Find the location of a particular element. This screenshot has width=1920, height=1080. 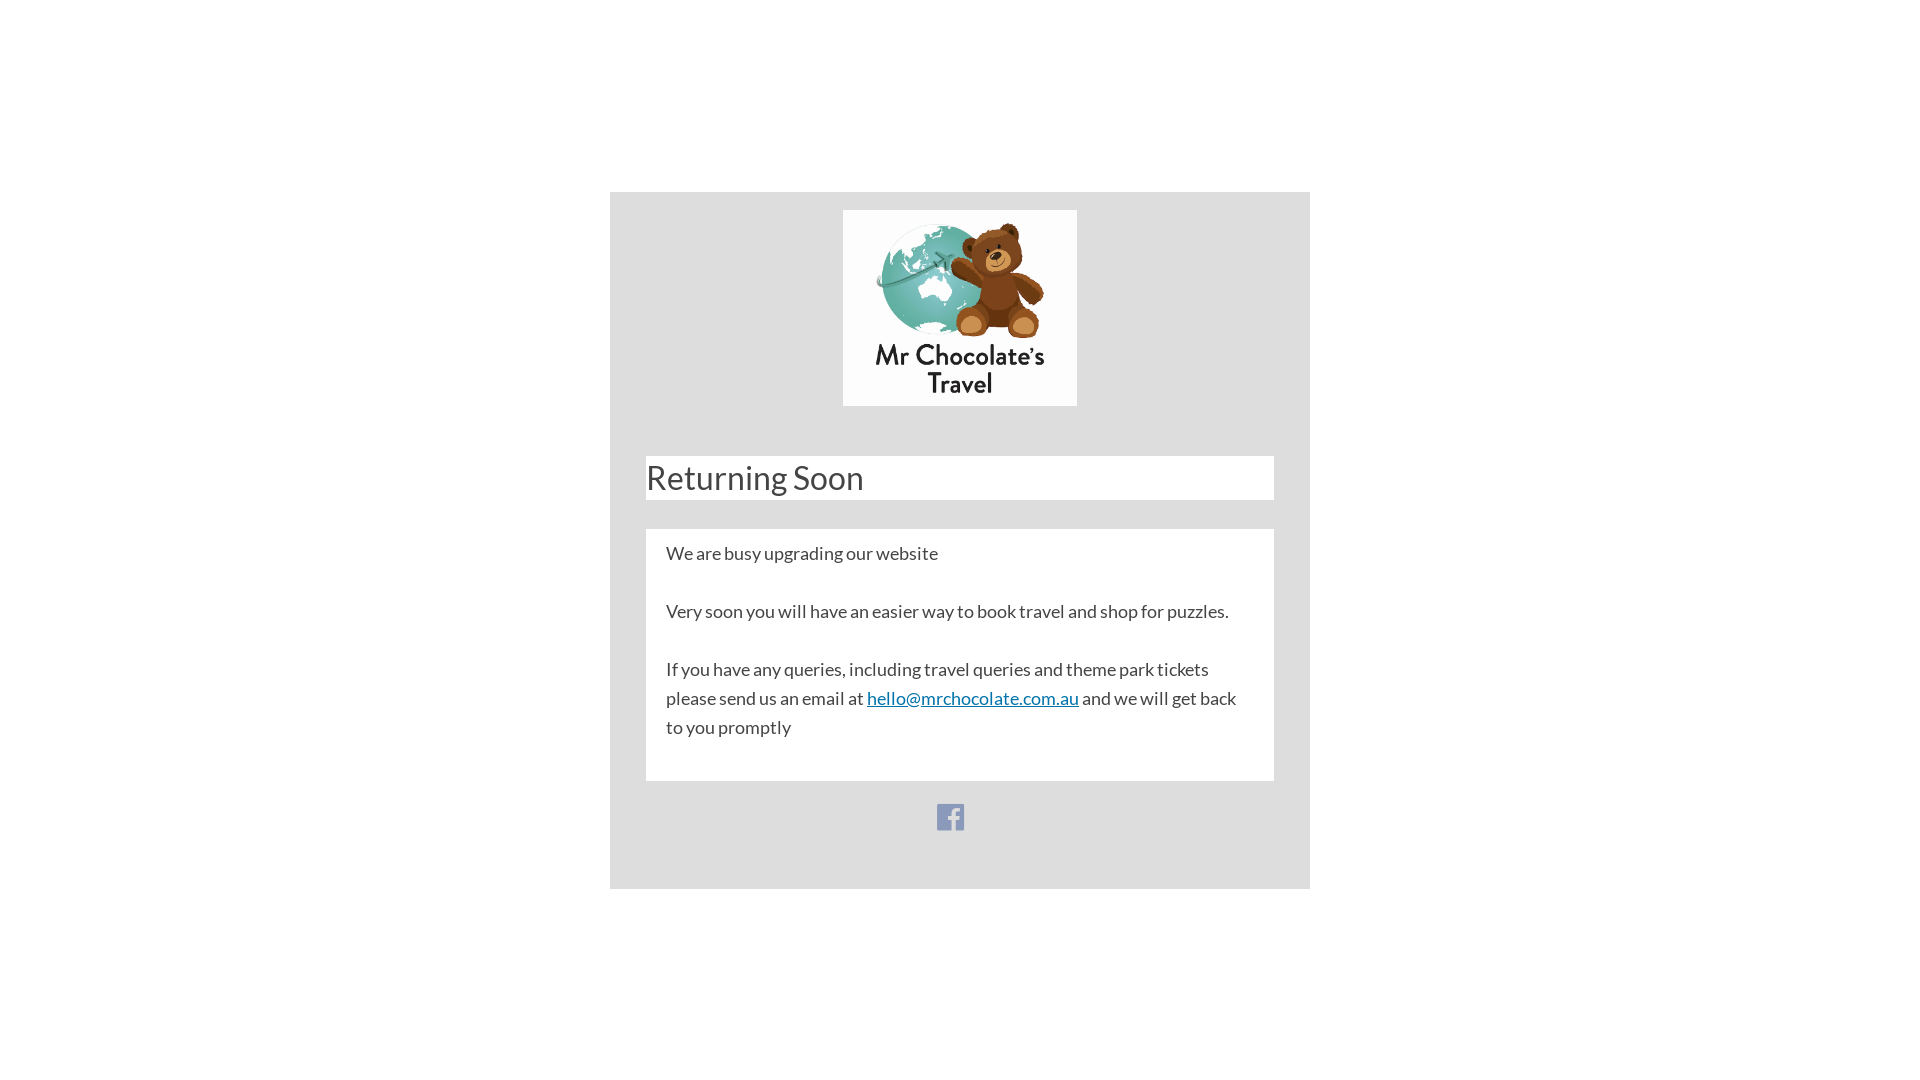

'hello@mrchocolate.com.au' is located at coordinates (973, 696).